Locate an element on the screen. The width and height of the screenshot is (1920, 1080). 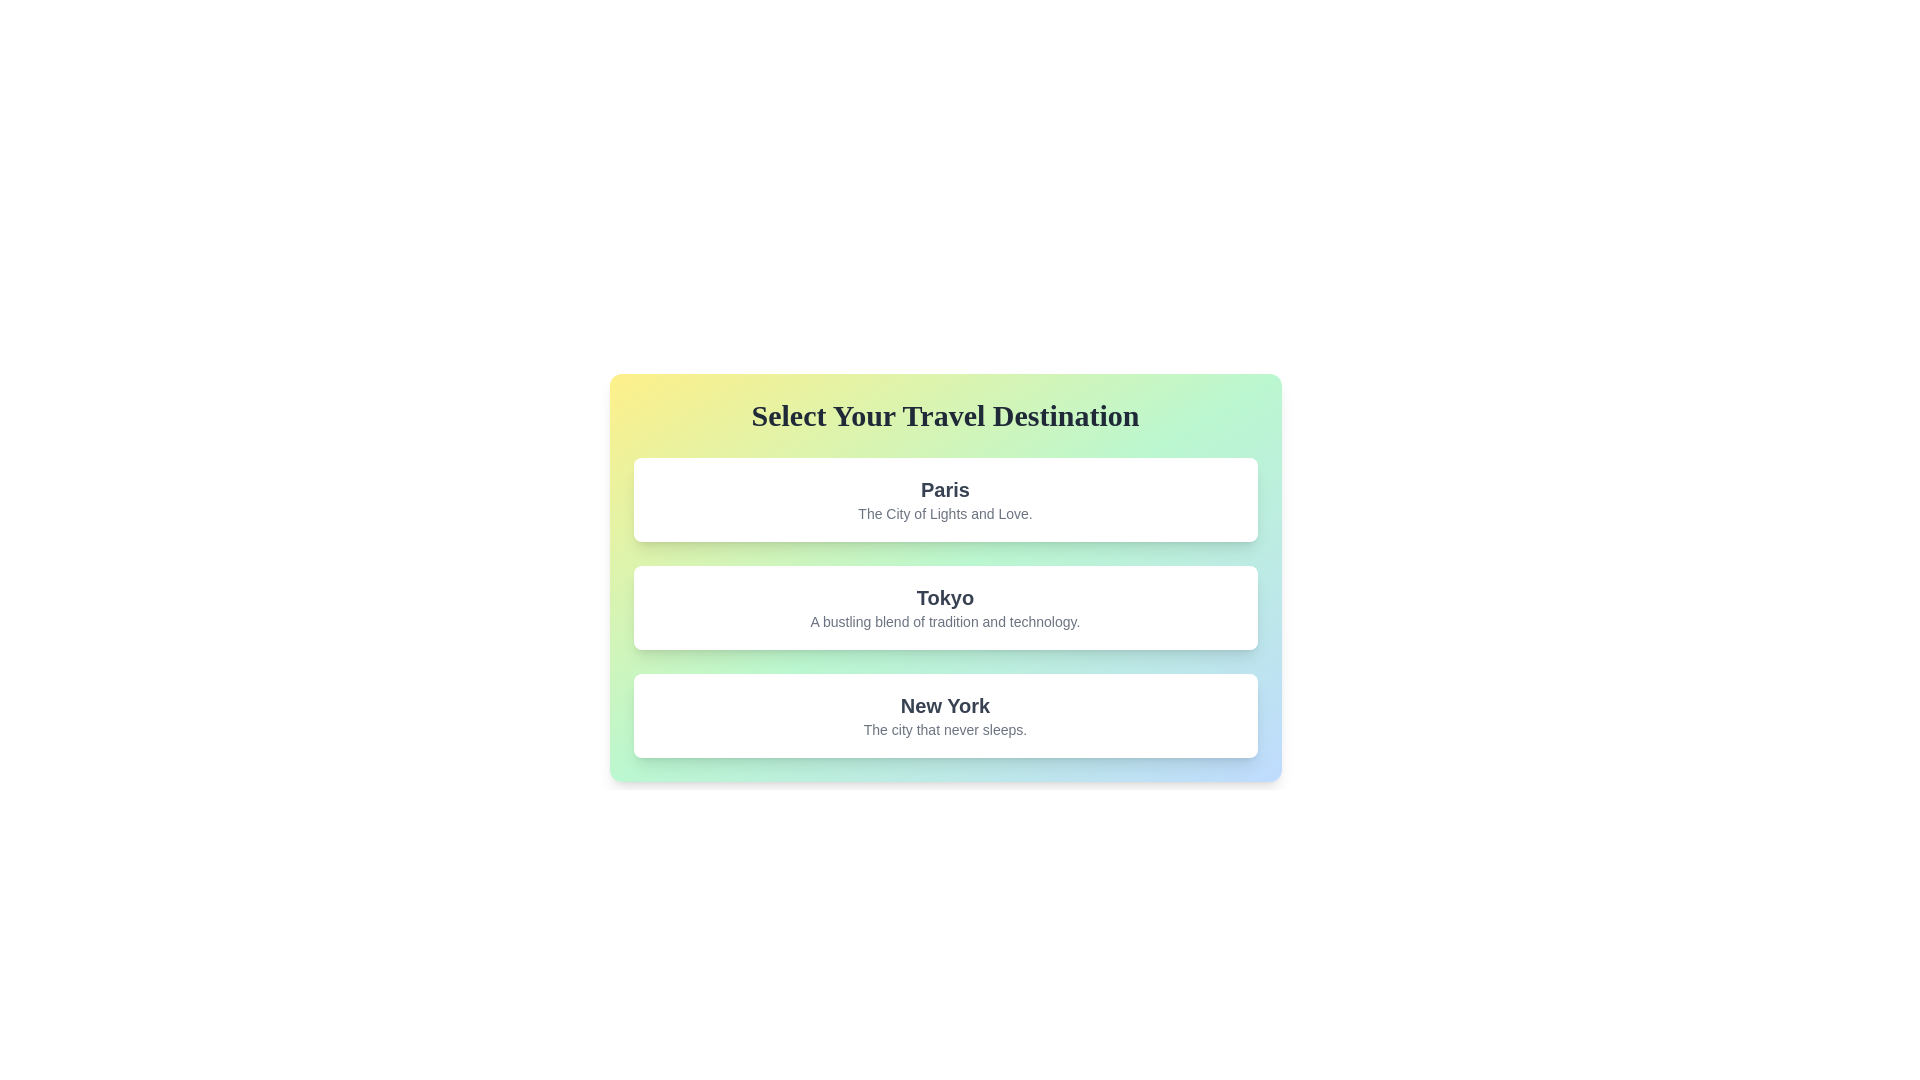
the text label displaying 'Paris' in bold is located at coordinates (944, 489).